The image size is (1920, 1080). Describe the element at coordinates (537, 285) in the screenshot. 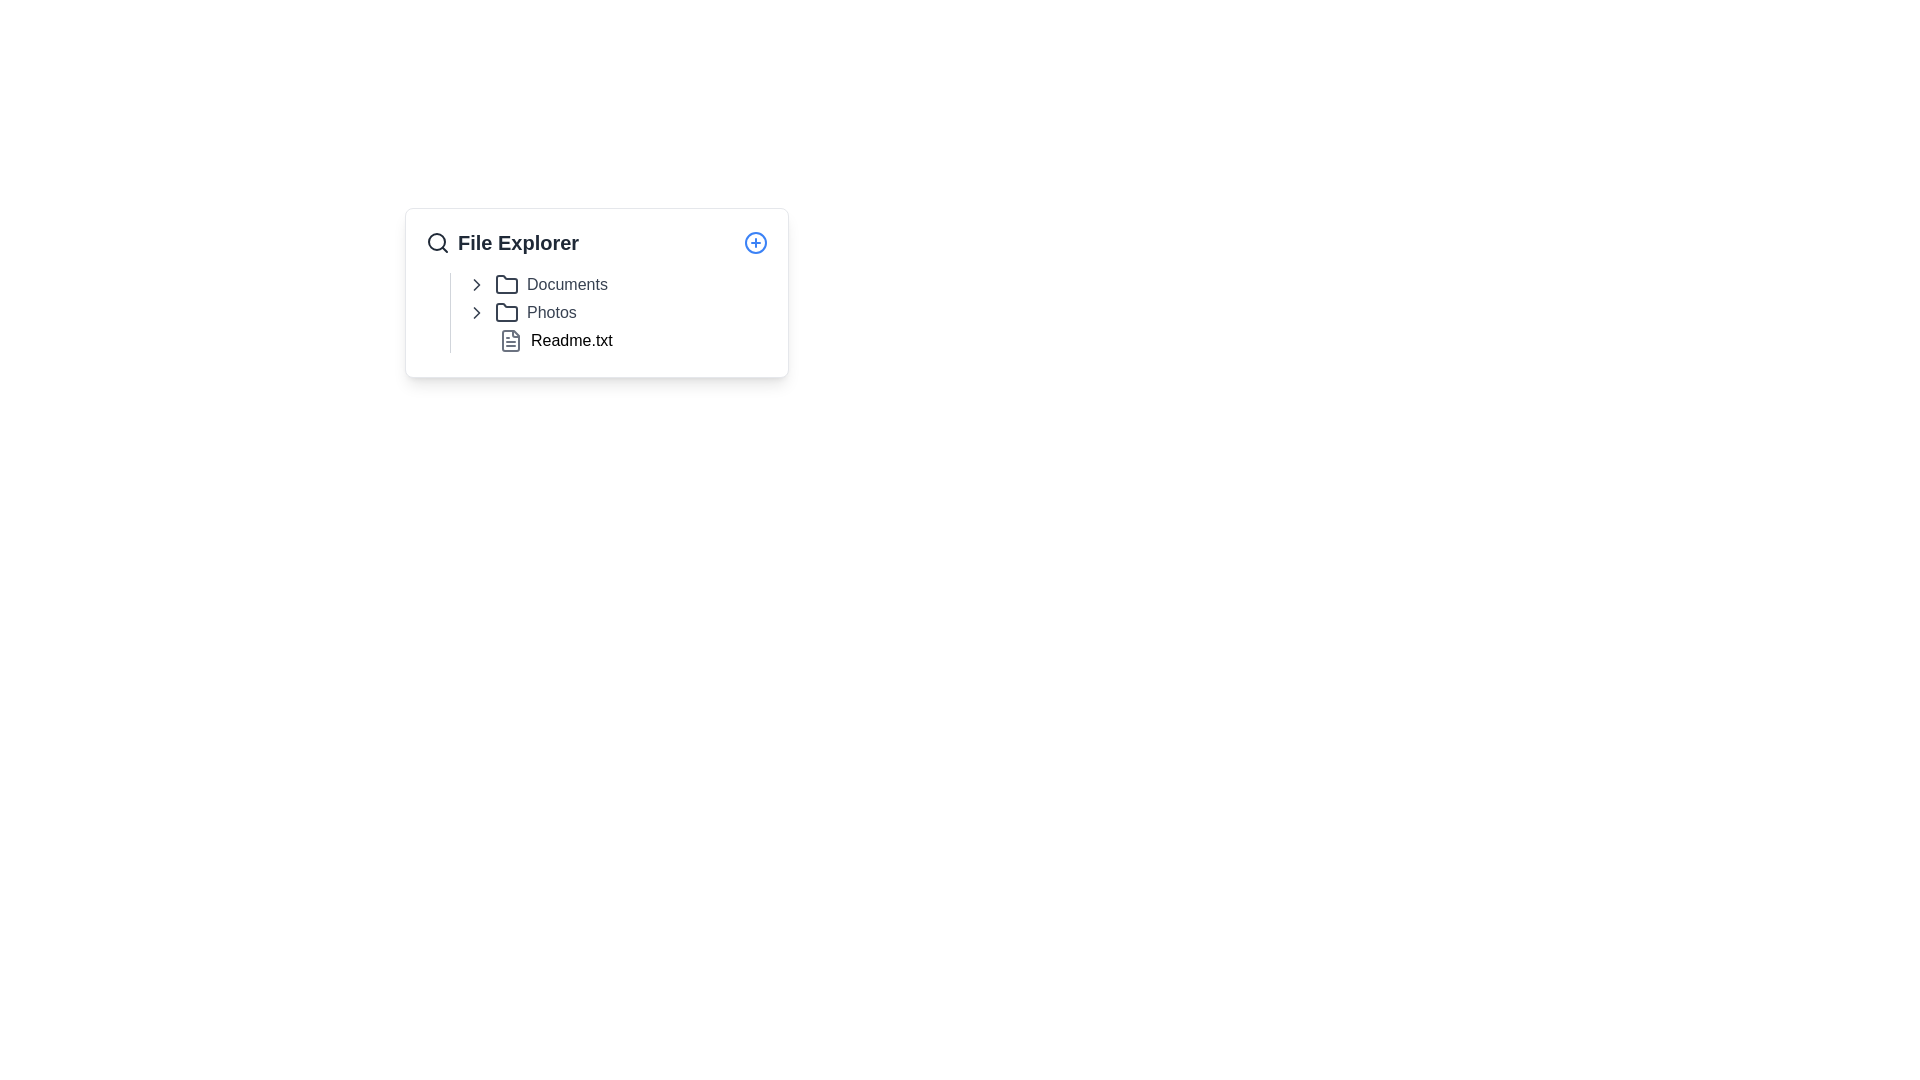

I see `the 'Documents' folder item in the File Explorer list to change its text color from gray to blue, indicating interactivity` at that location.